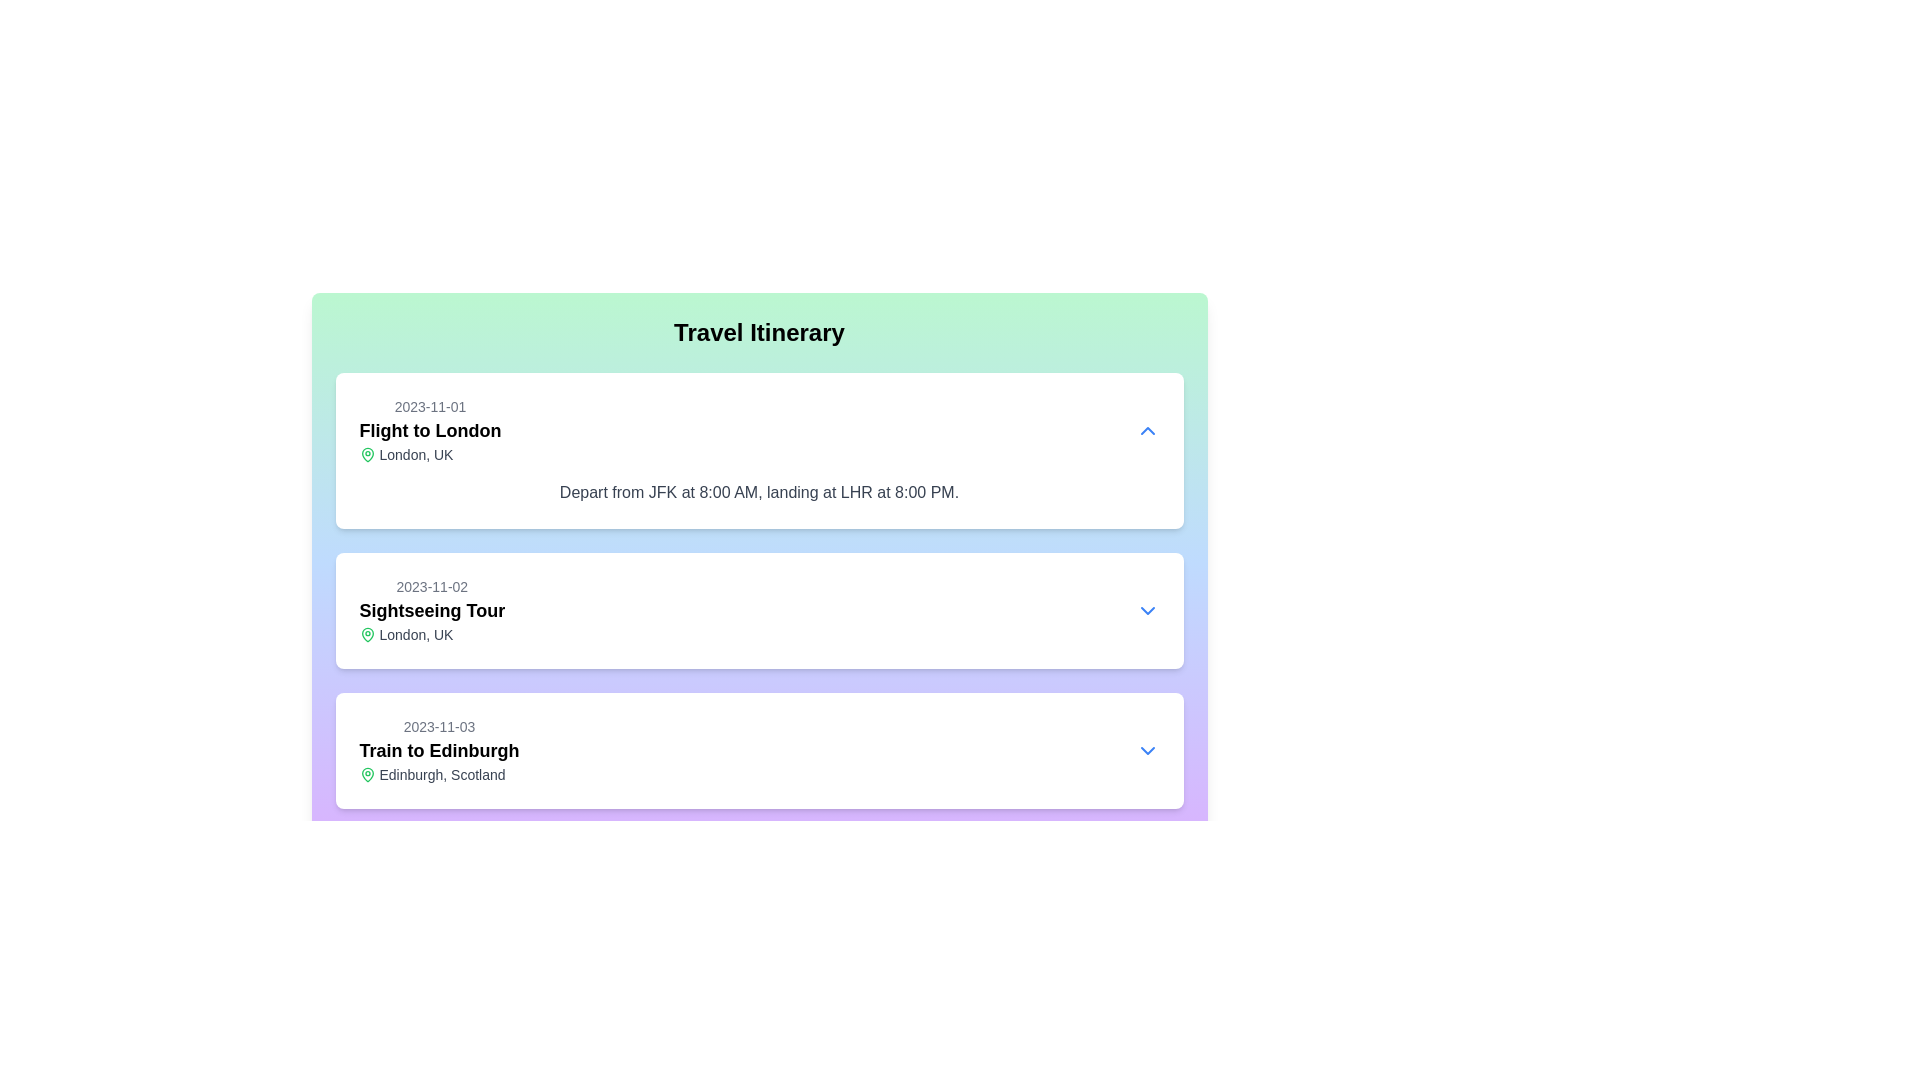 This screenshot has width=1920, height=1080. Describe the element at coordinates (758, 609) in the screenshot. I see `the center of the Expandable travel item summary` at that location.